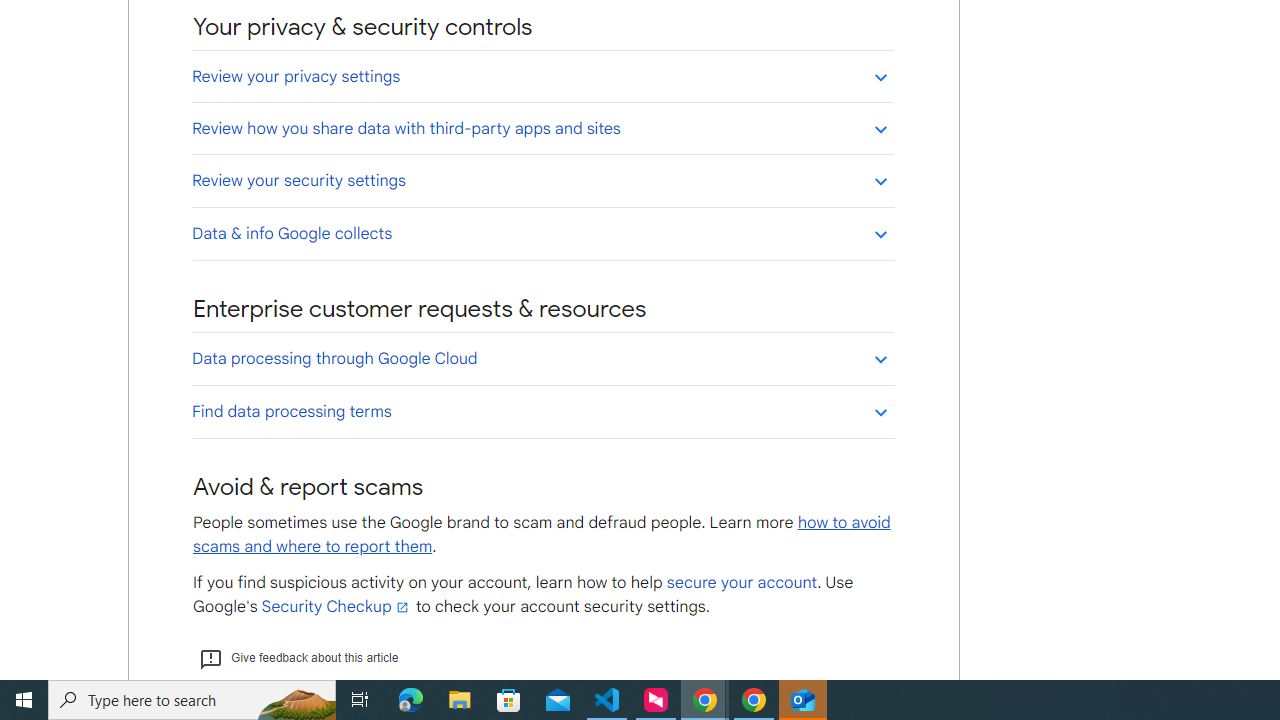  What do you see at coordinates (542, 232) in the screenshot?
I see `'Data & info Google collects'` at bounding box center [542, 232].